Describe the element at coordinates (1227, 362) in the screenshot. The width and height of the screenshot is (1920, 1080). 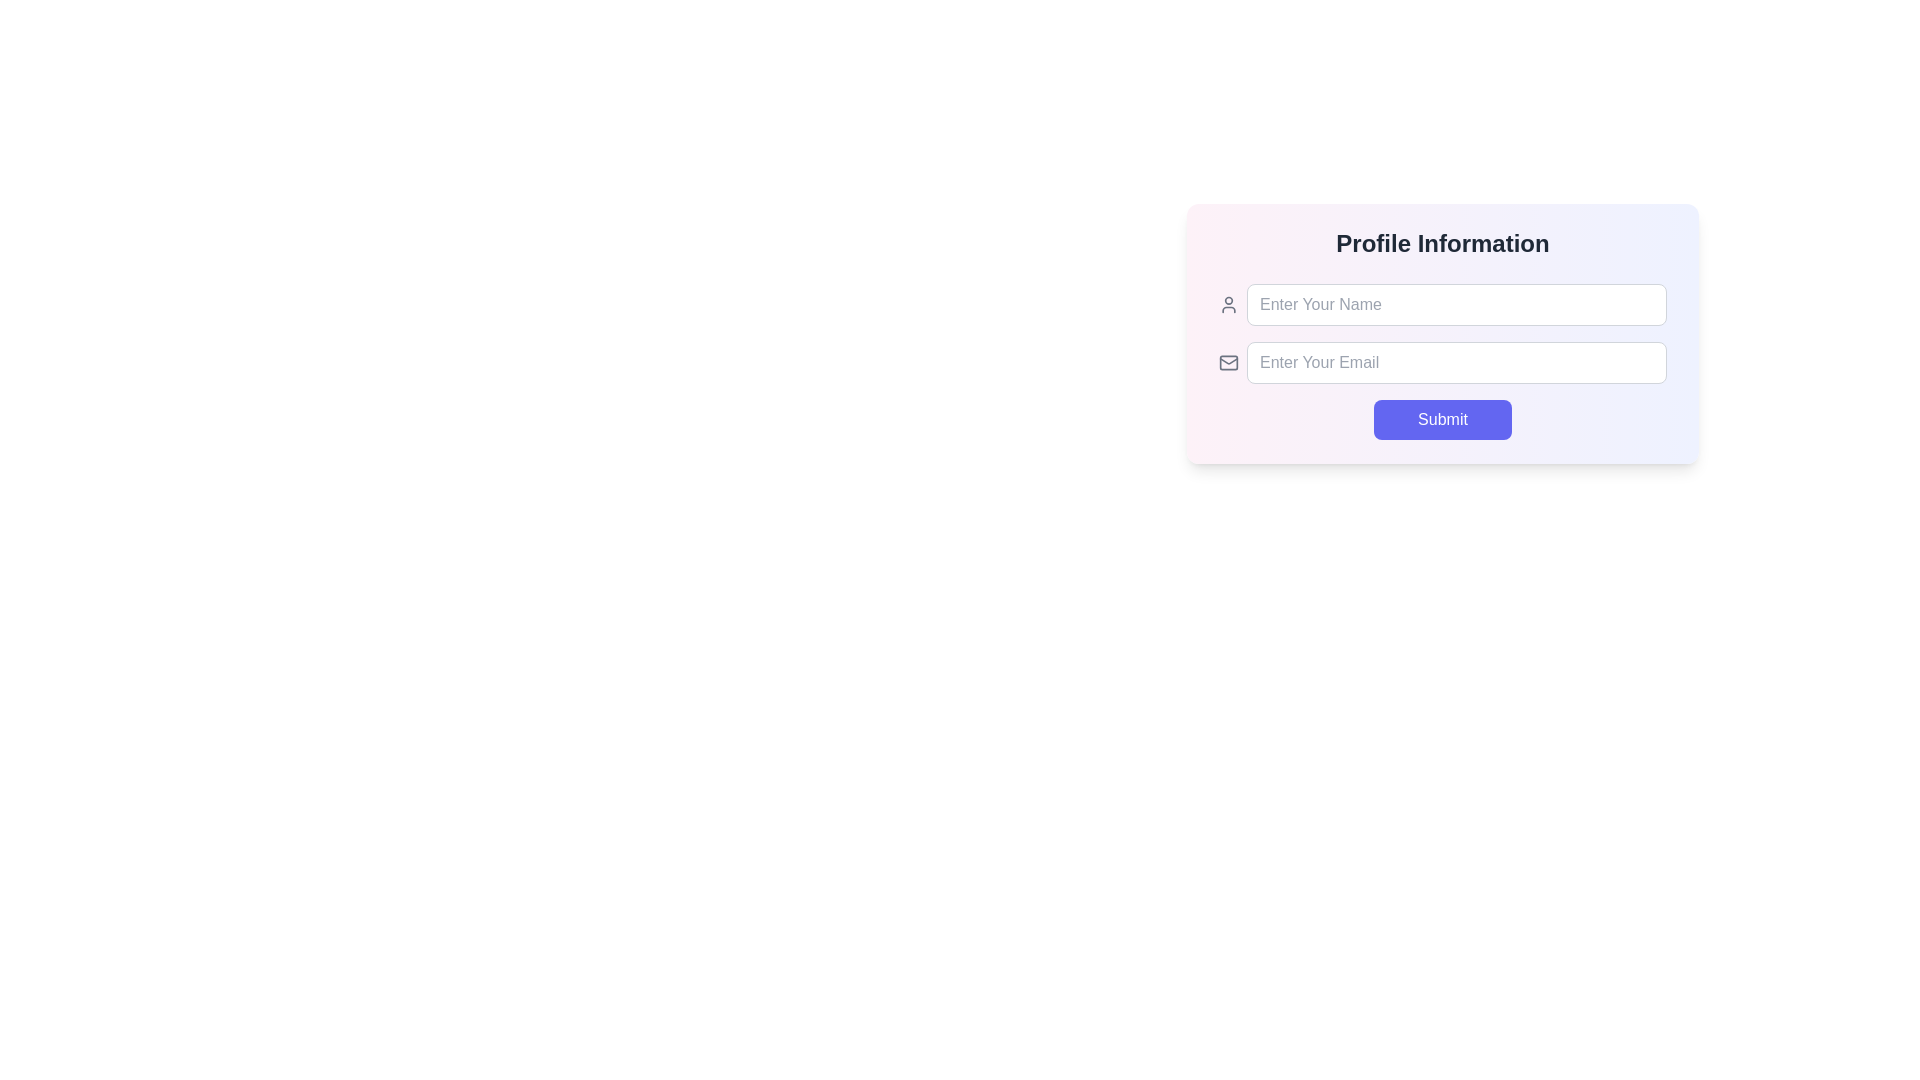
I see `the main rectangular section of the envelope icon, which is styled as a soft round-cornered rectangle and is located to the left of the email input field` at that location.